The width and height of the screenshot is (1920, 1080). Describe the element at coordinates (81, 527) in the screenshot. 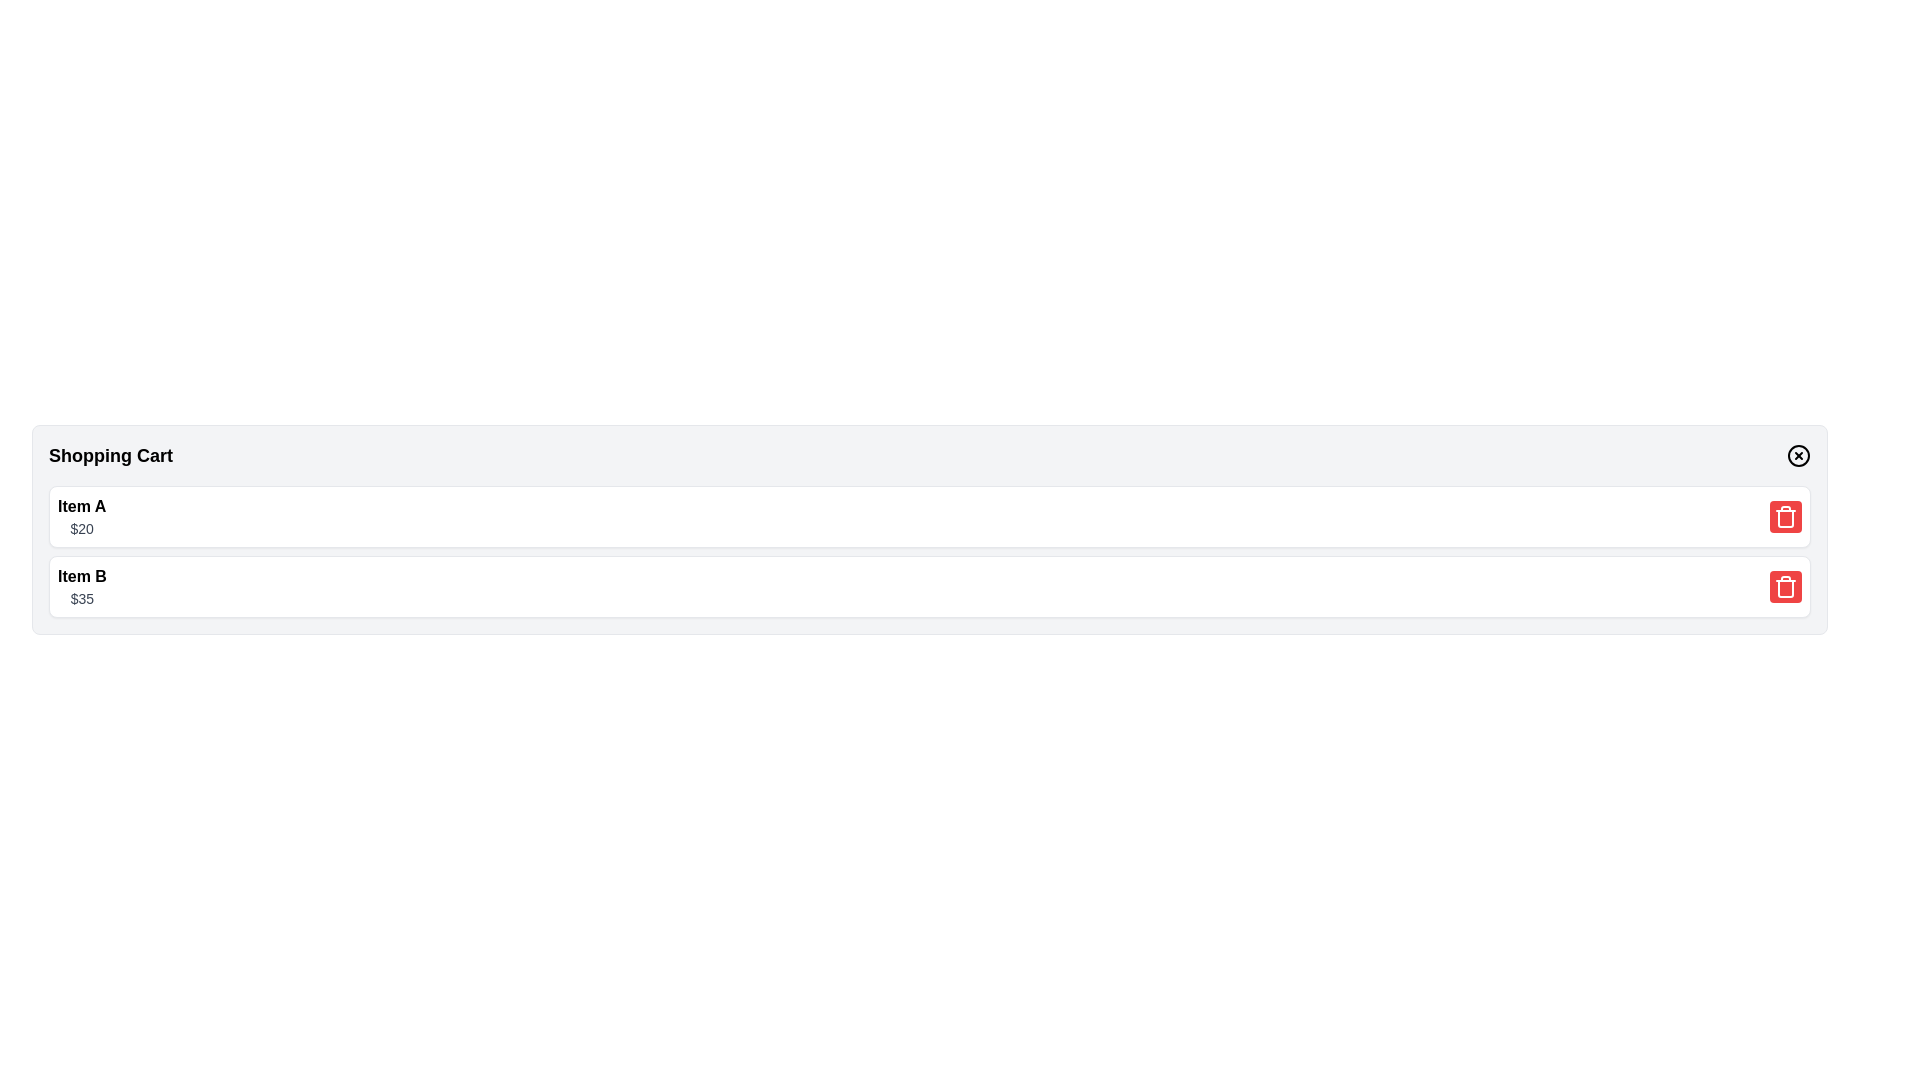

I see `price displayed in the text label for 'Item A' located below the item name and to the left of the delete icon in the shopping cart interface` at that location.